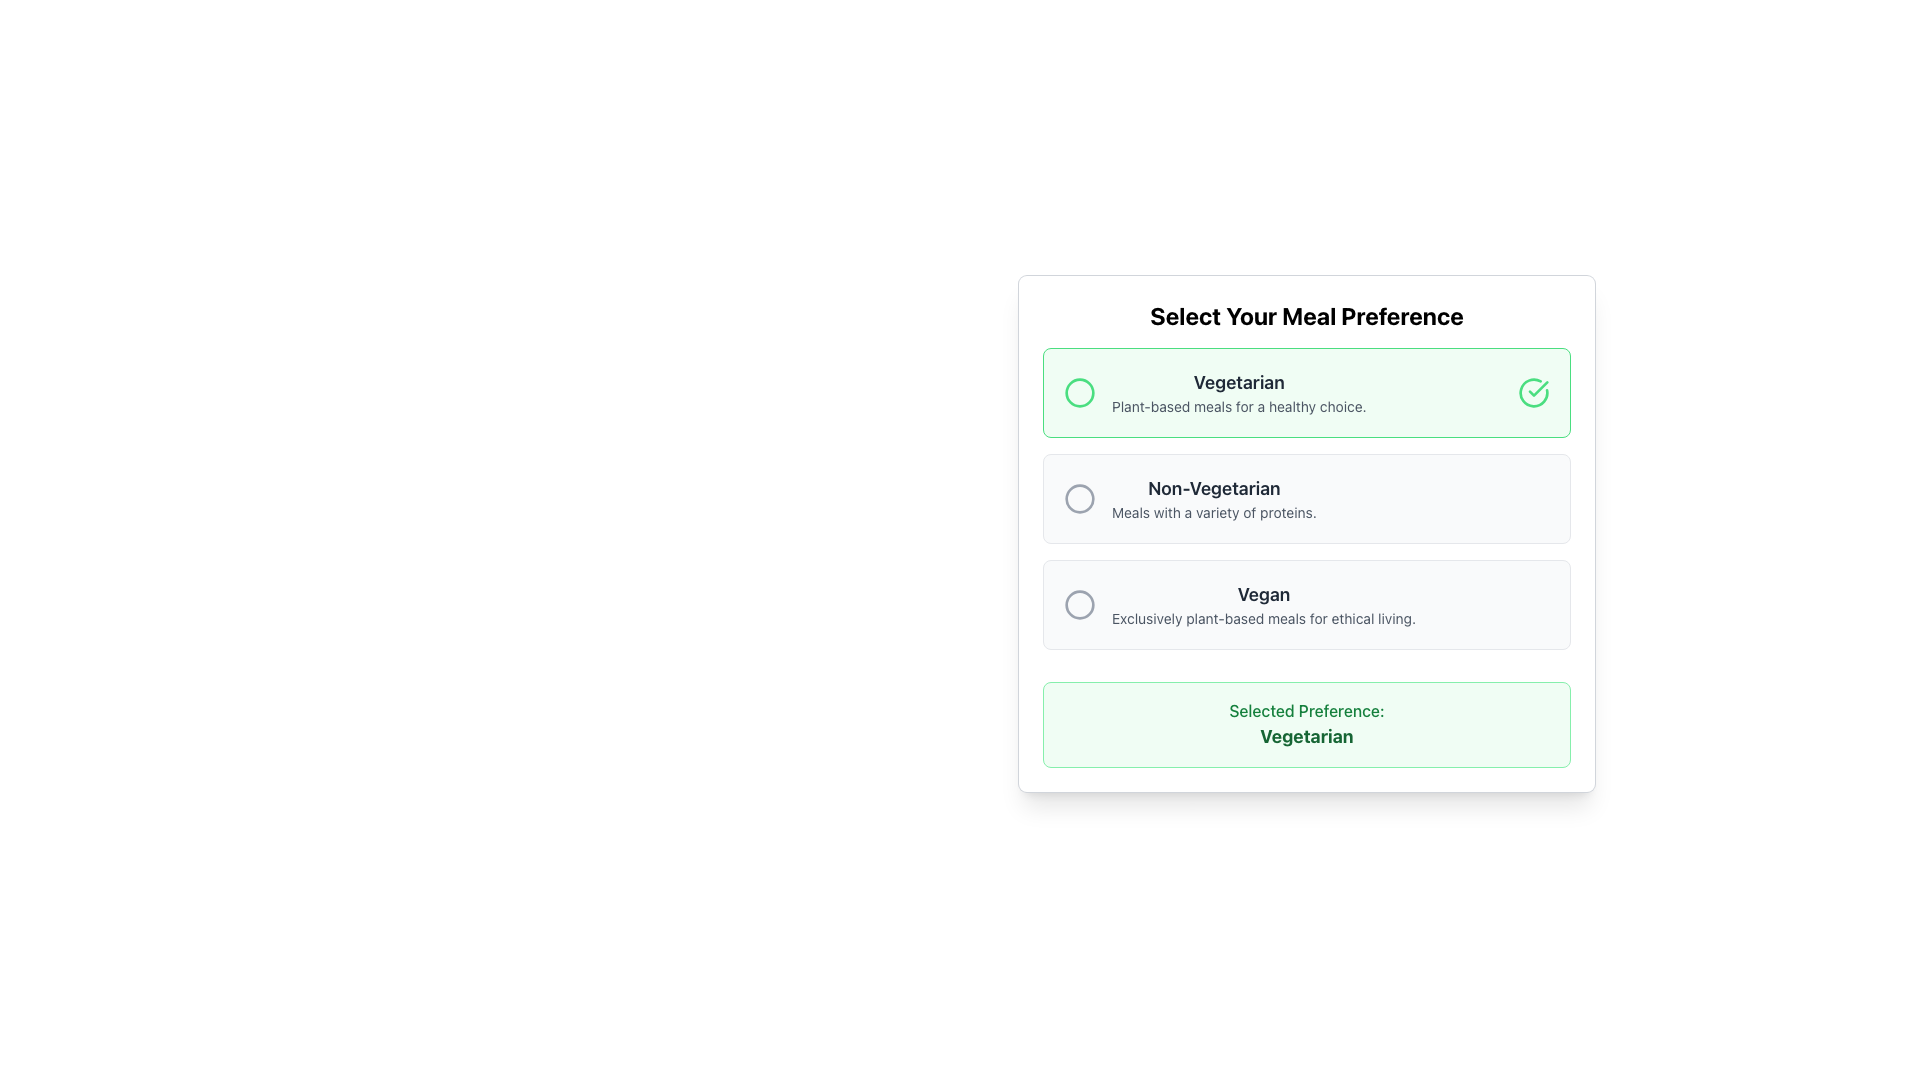  Describe the element at coordinates (1262, 617) in the screenshot. I see `the text label that describes 'Exclusively plant-based meals for ethical living.' located below the title 'Vegan' in the meal preferences list` at that location.